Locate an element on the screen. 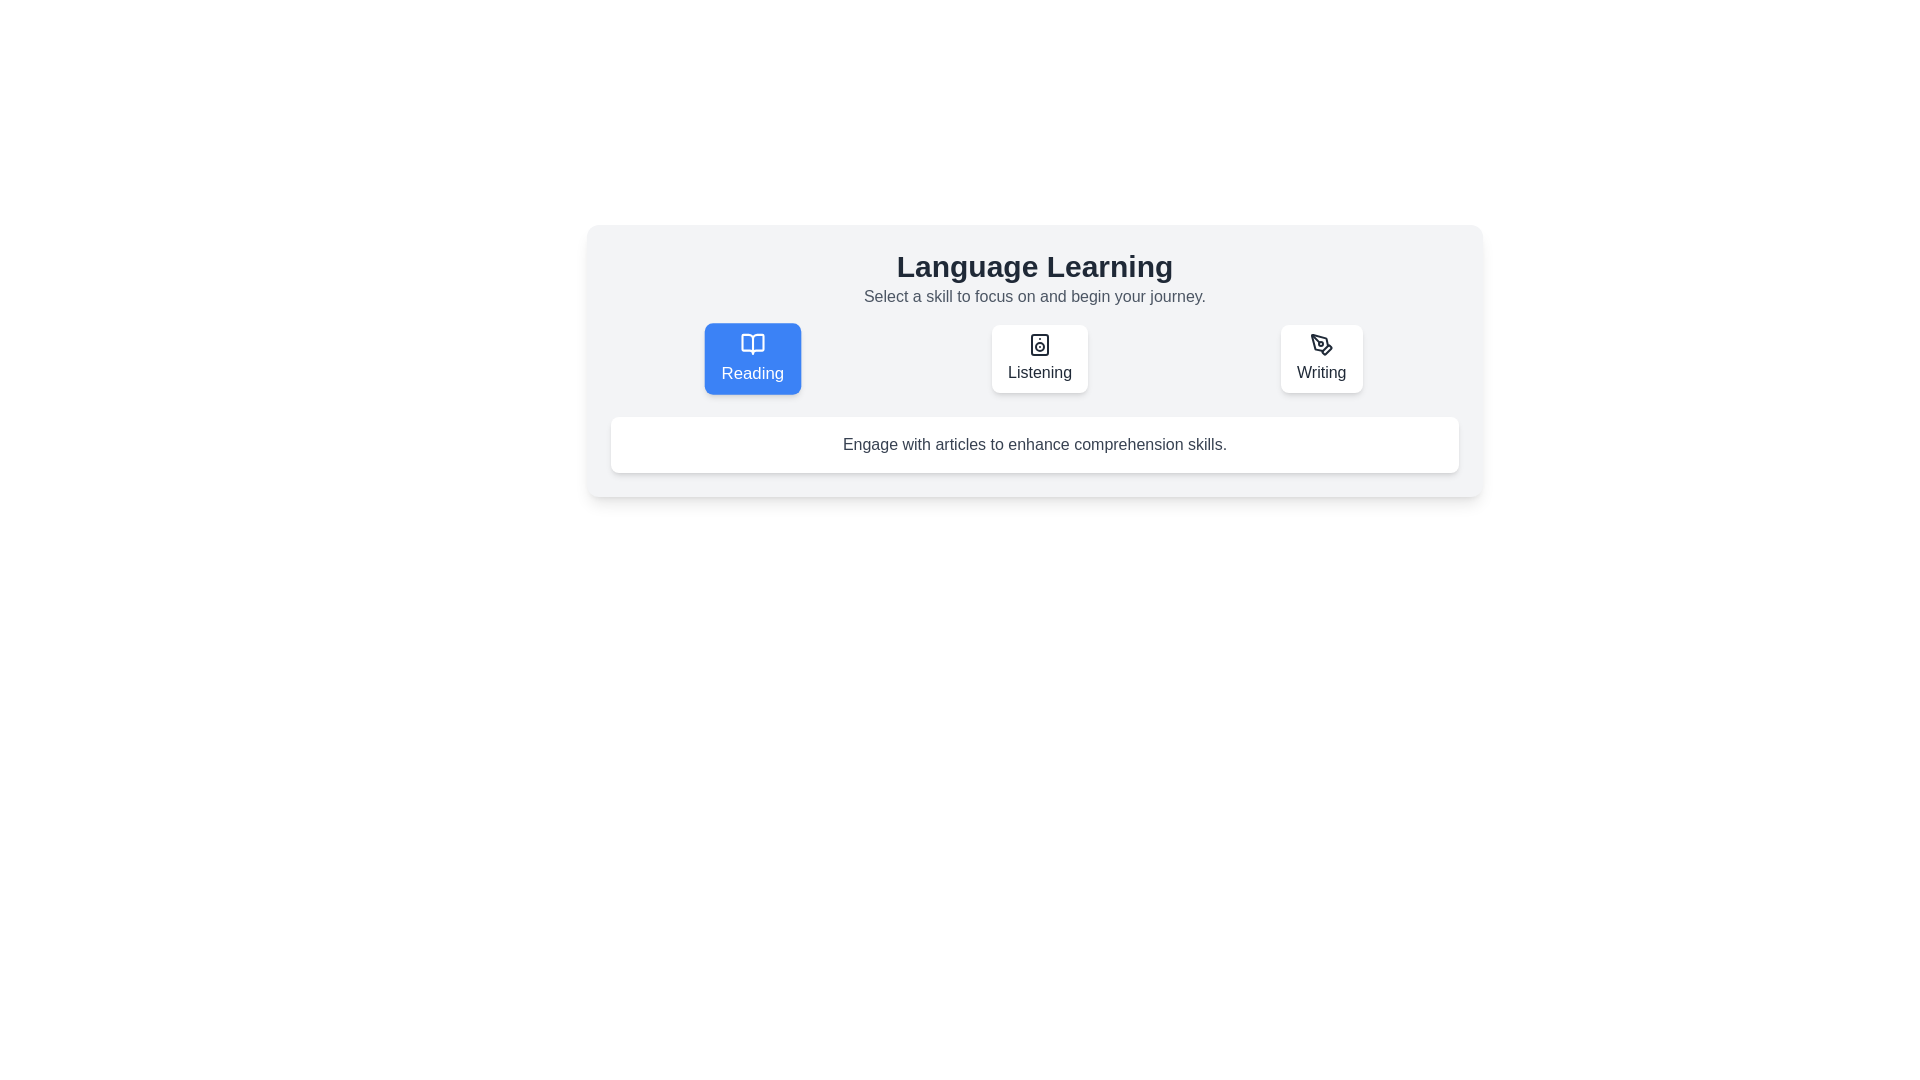  the small black pen tool icon located at the top of the 'Writing' button group, which has a minimalistic and modern design is located at coordinates (1321, 343).